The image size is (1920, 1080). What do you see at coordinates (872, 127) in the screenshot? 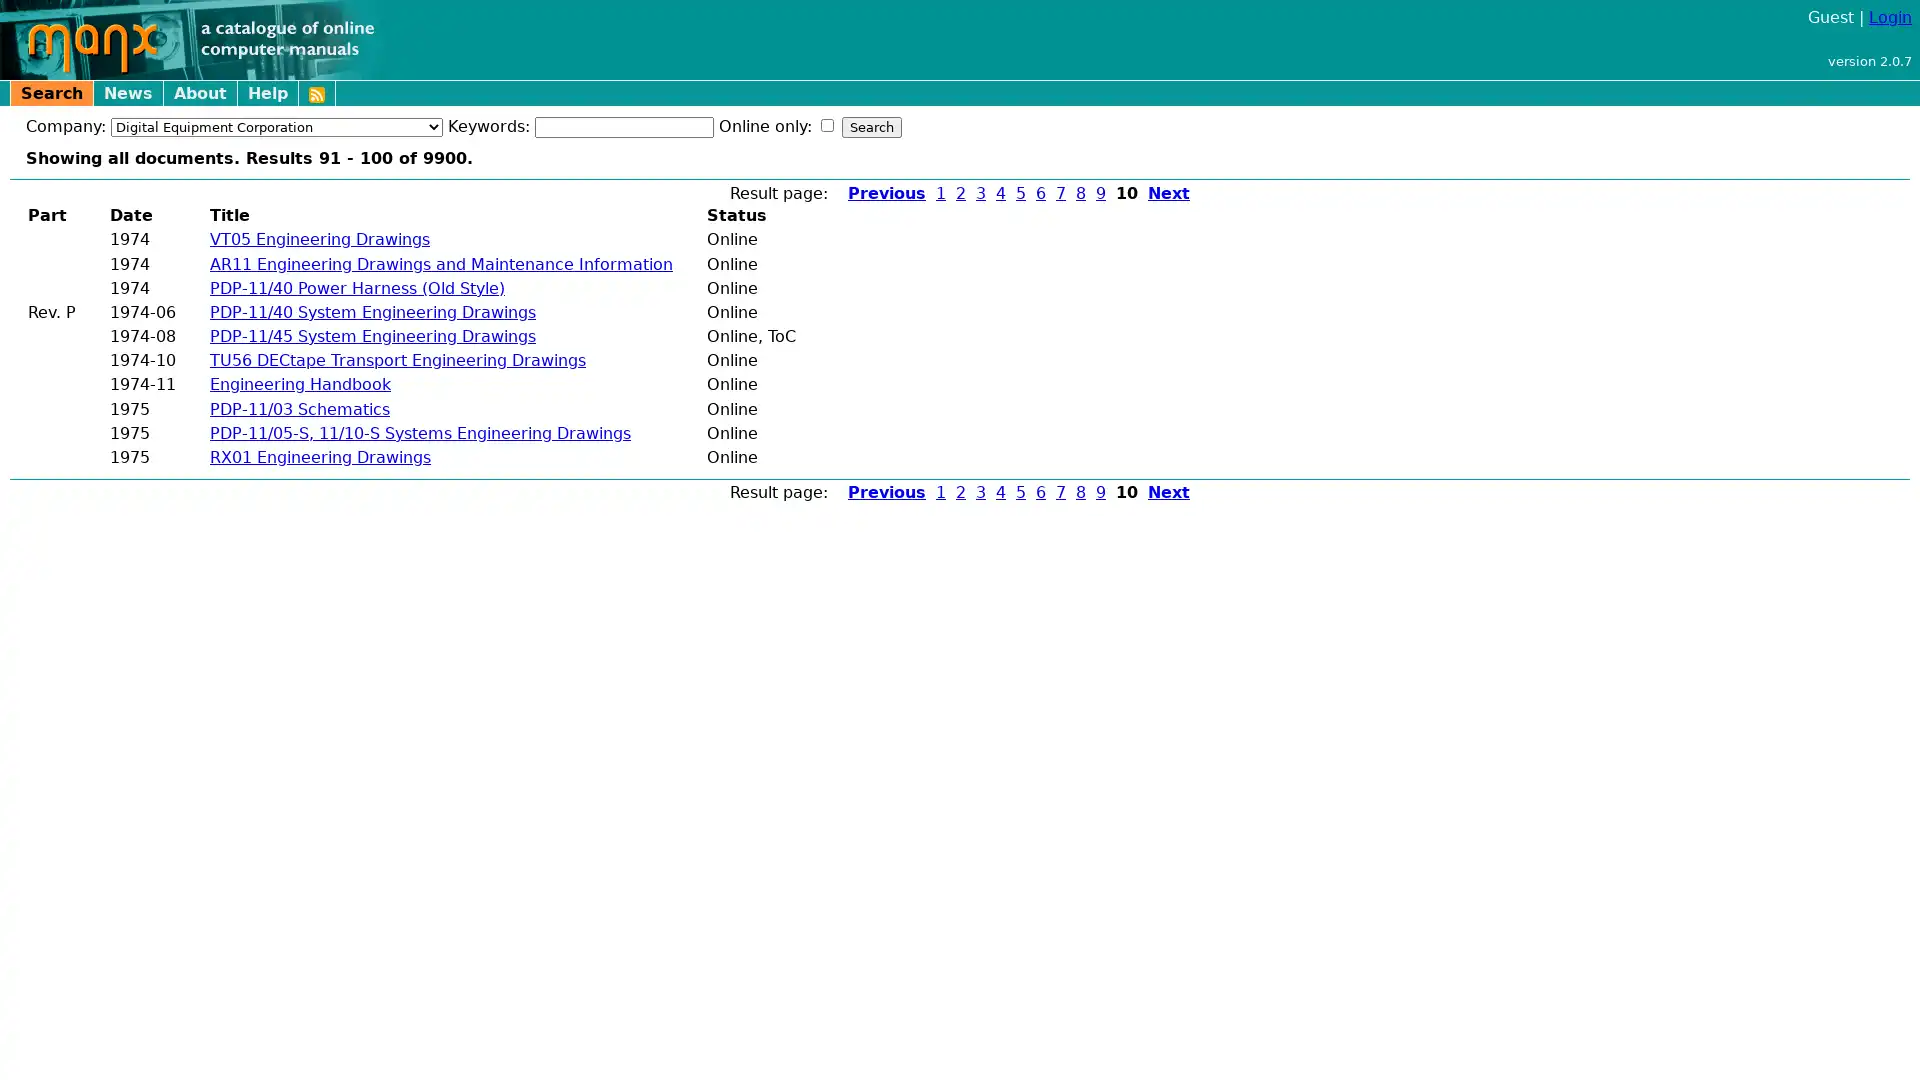
I see `Search` at bounding box center [872, 127].